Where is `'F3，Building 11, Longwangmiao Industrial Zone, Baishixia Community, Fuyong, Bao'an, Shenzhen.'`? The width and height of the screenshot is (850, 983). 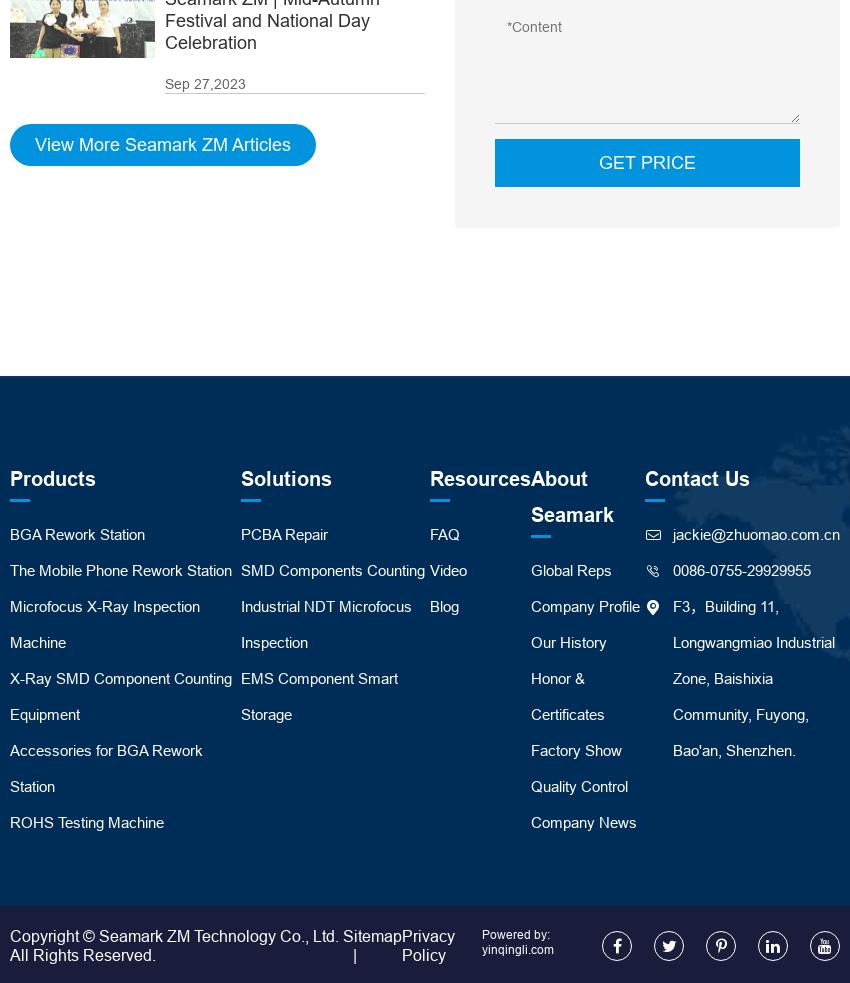 'F3，Building 11, Longwangmiao Industrial Zone, Baishixia Community, Fuyong, Bao'an, Shenzhen.' is located at coordinates (754, 676).